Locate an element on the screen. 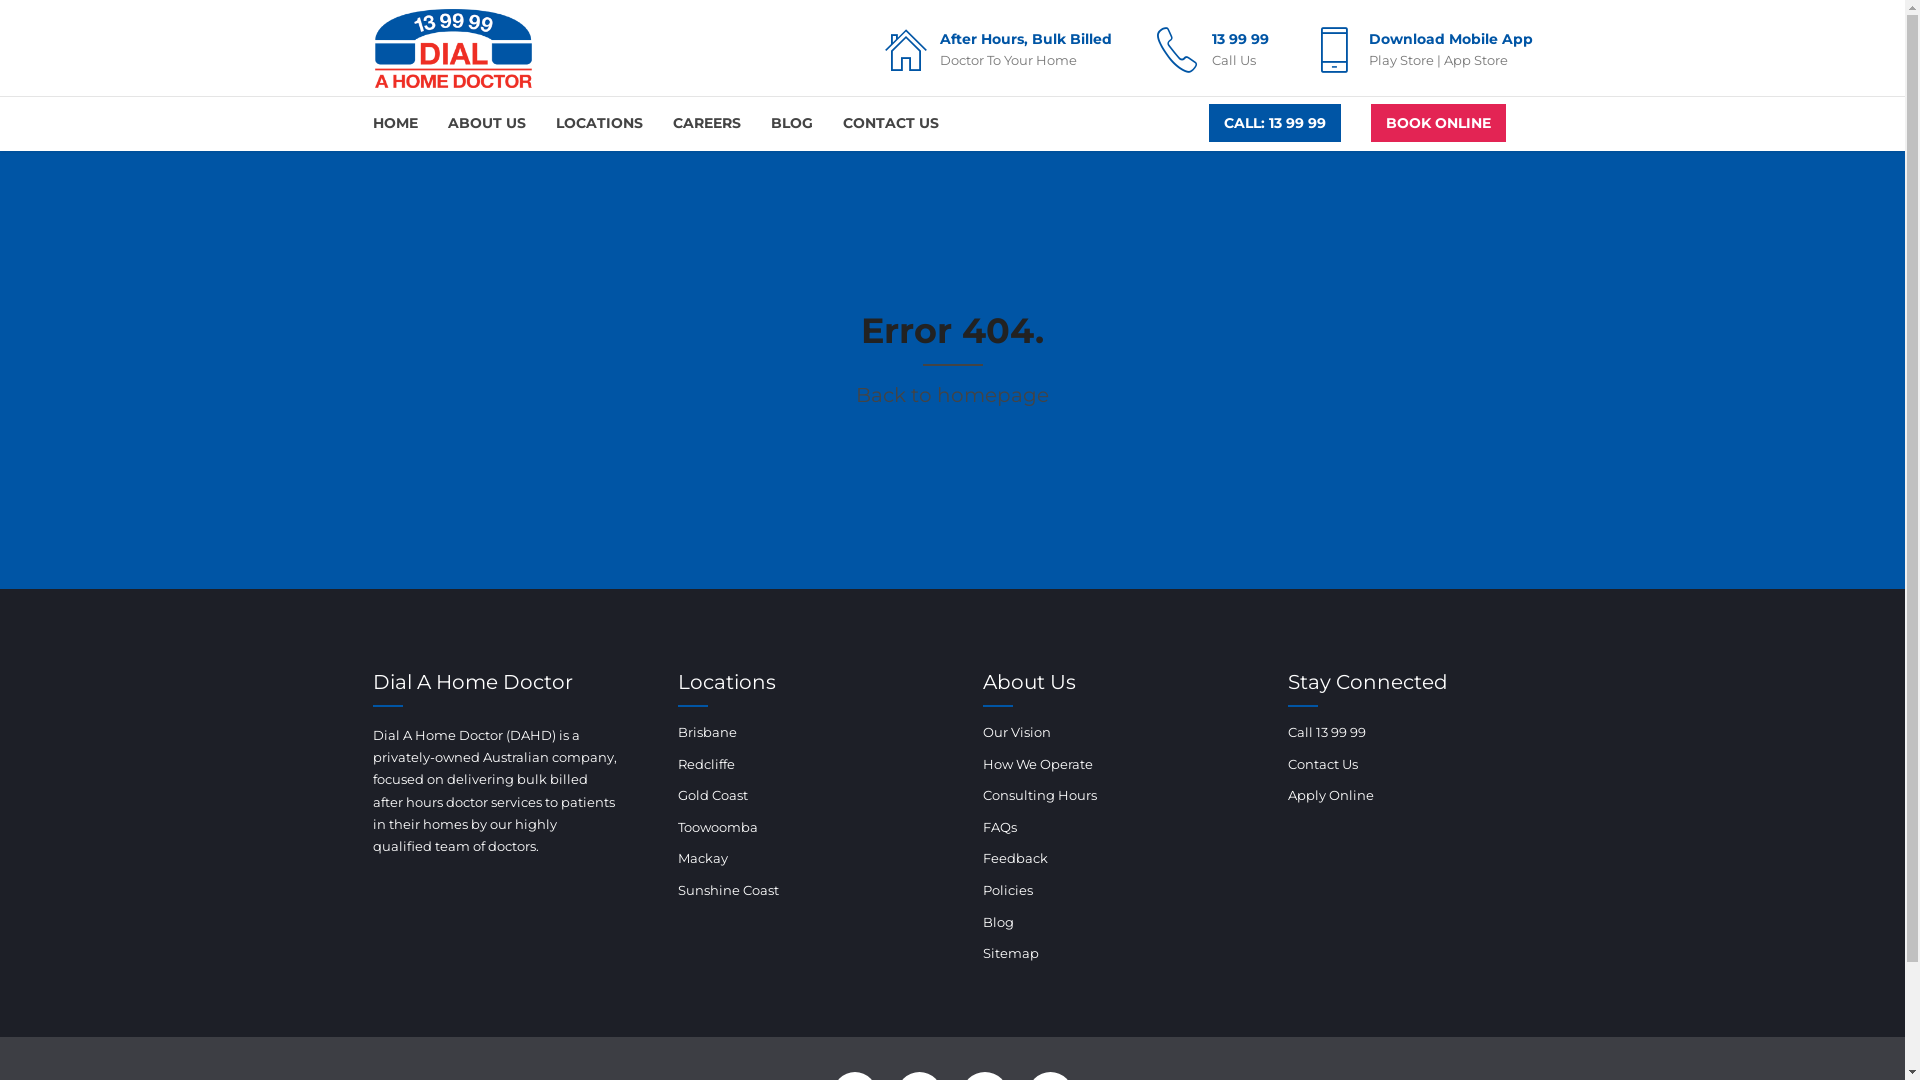 The width and height of the screenshot is (1920, 1080). '13 99 99 is located at coordinates (1147, 48).